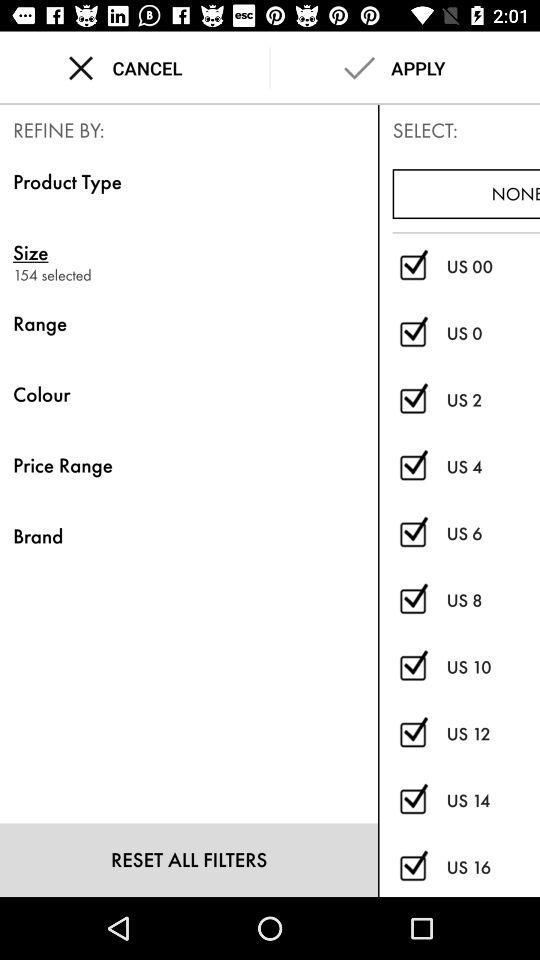 Image resolution: width=540 pixels, height=960 pixels. I want to click on the us 0 item, so click(492, 333).